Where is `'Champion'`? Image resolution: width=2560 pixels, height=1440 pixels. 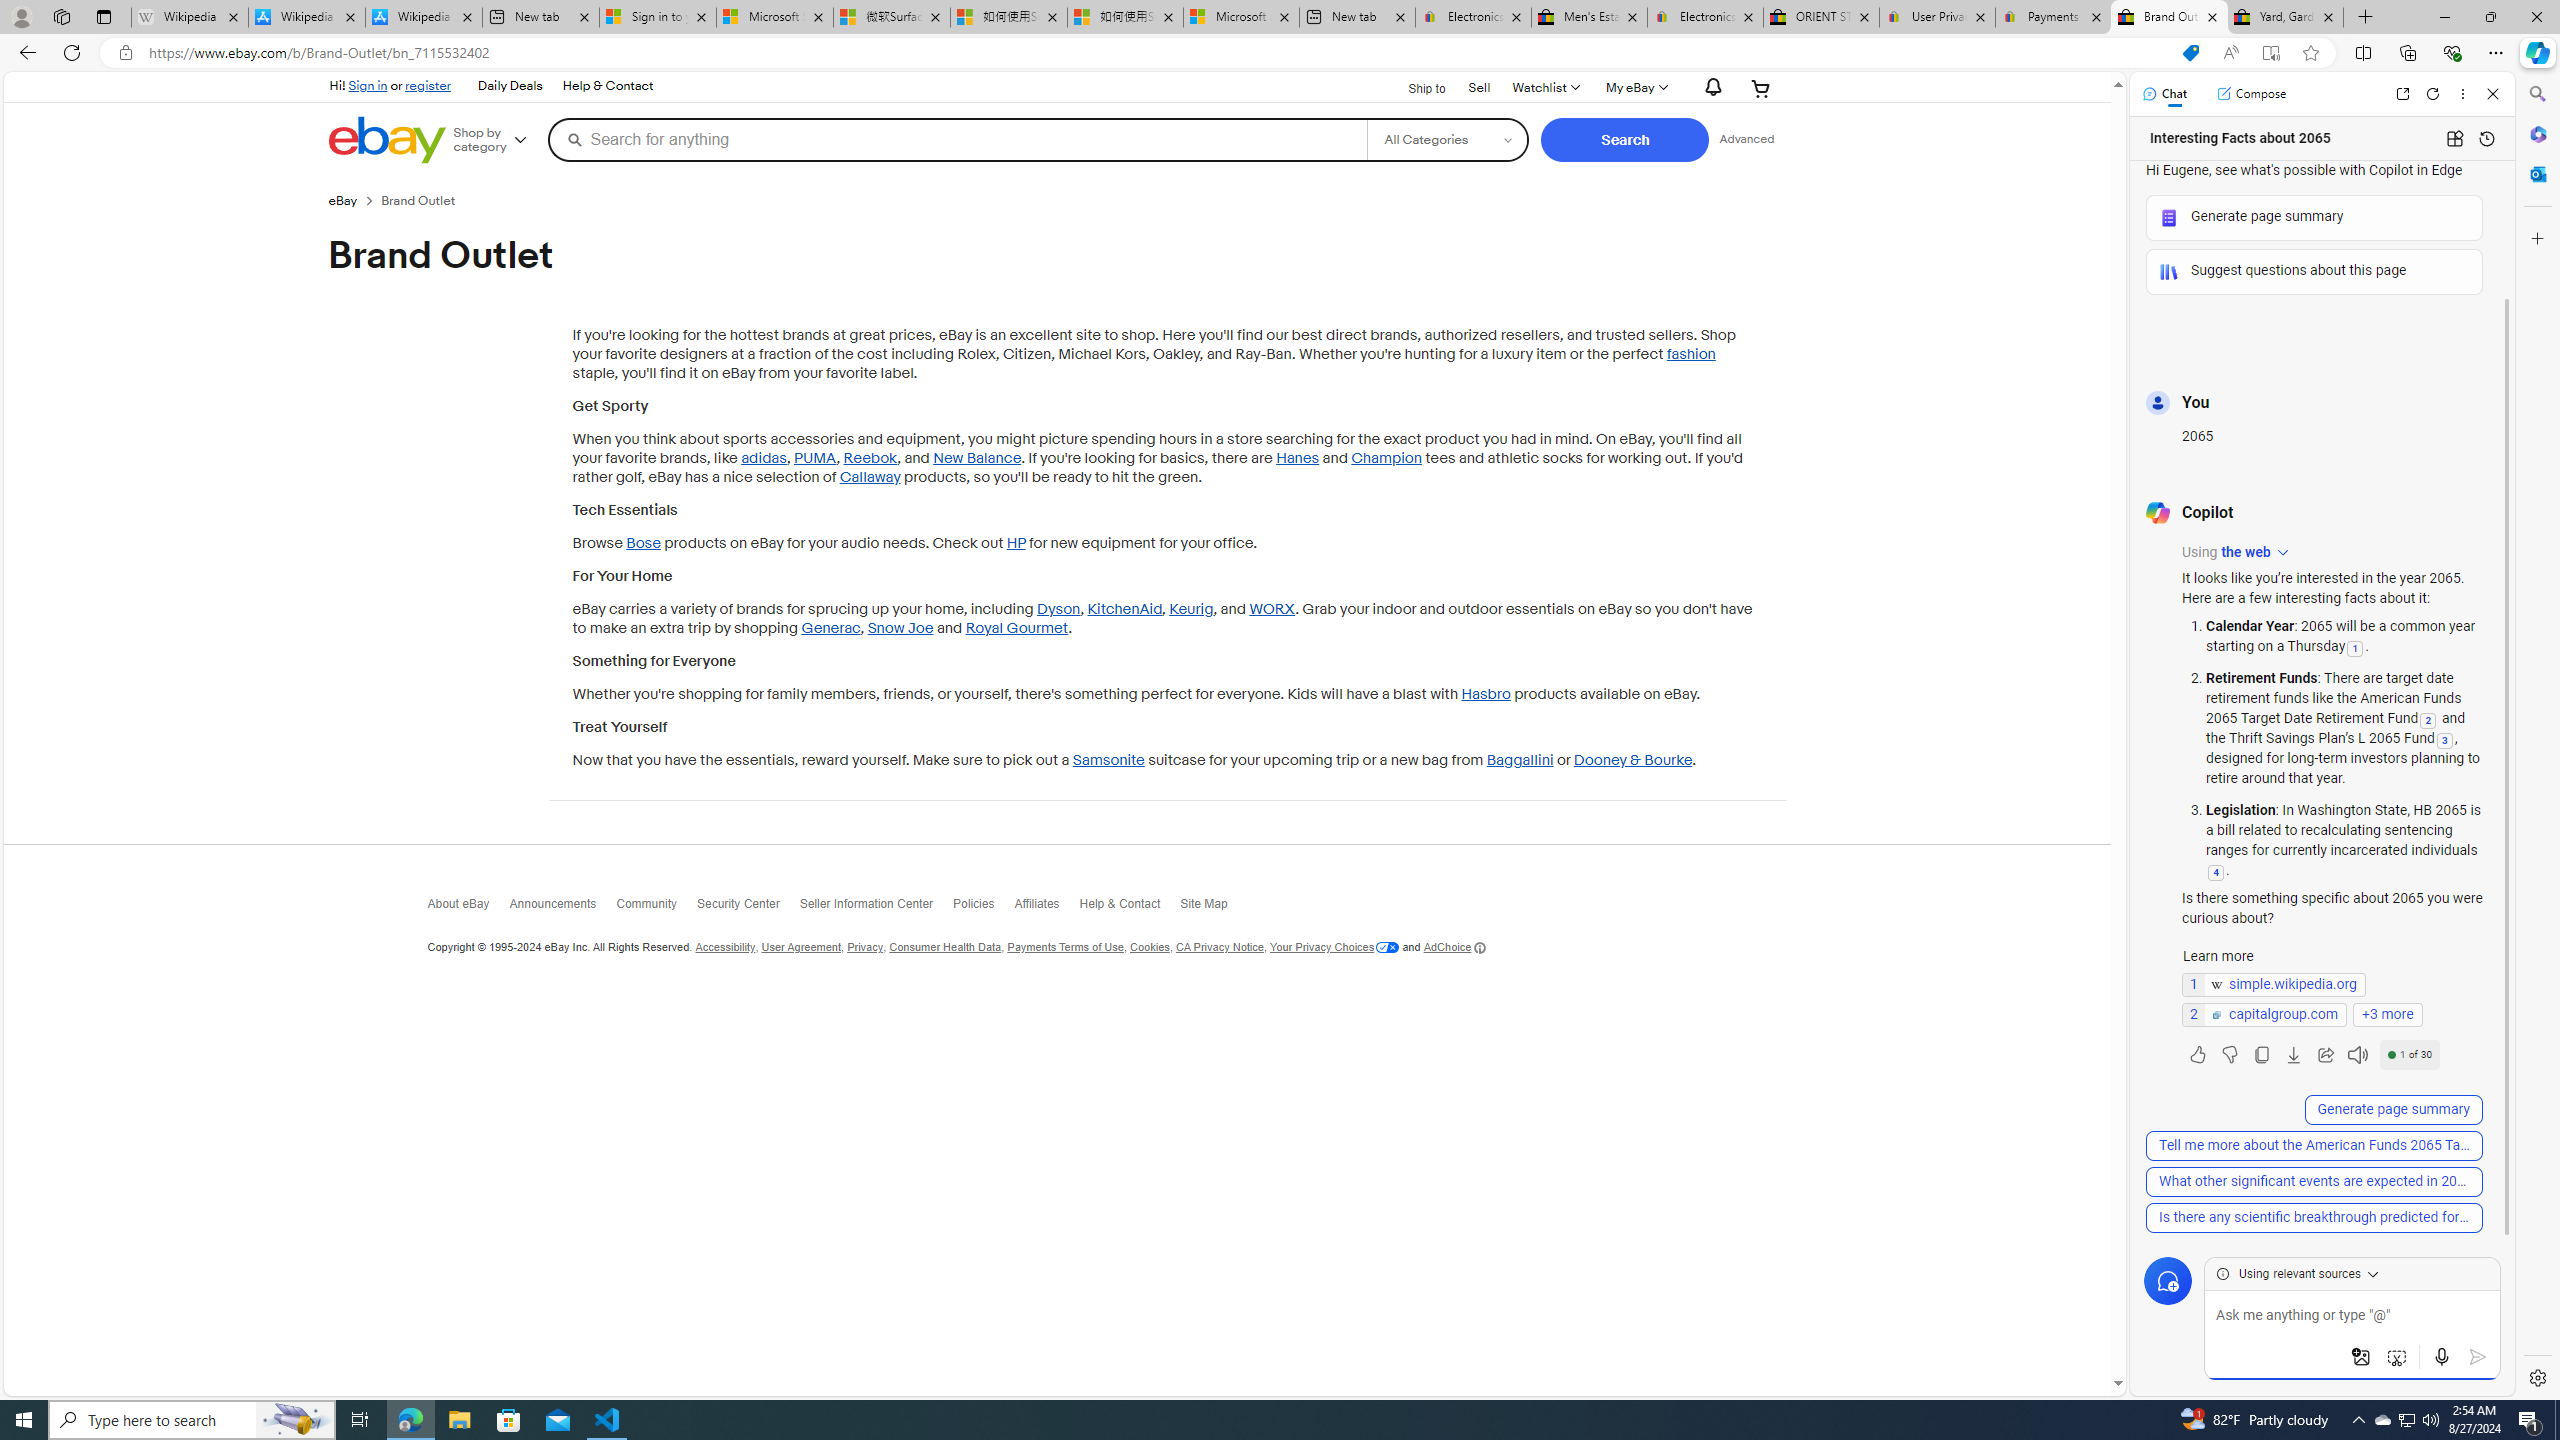 'Champion' is located at coordinates (1385, 457).